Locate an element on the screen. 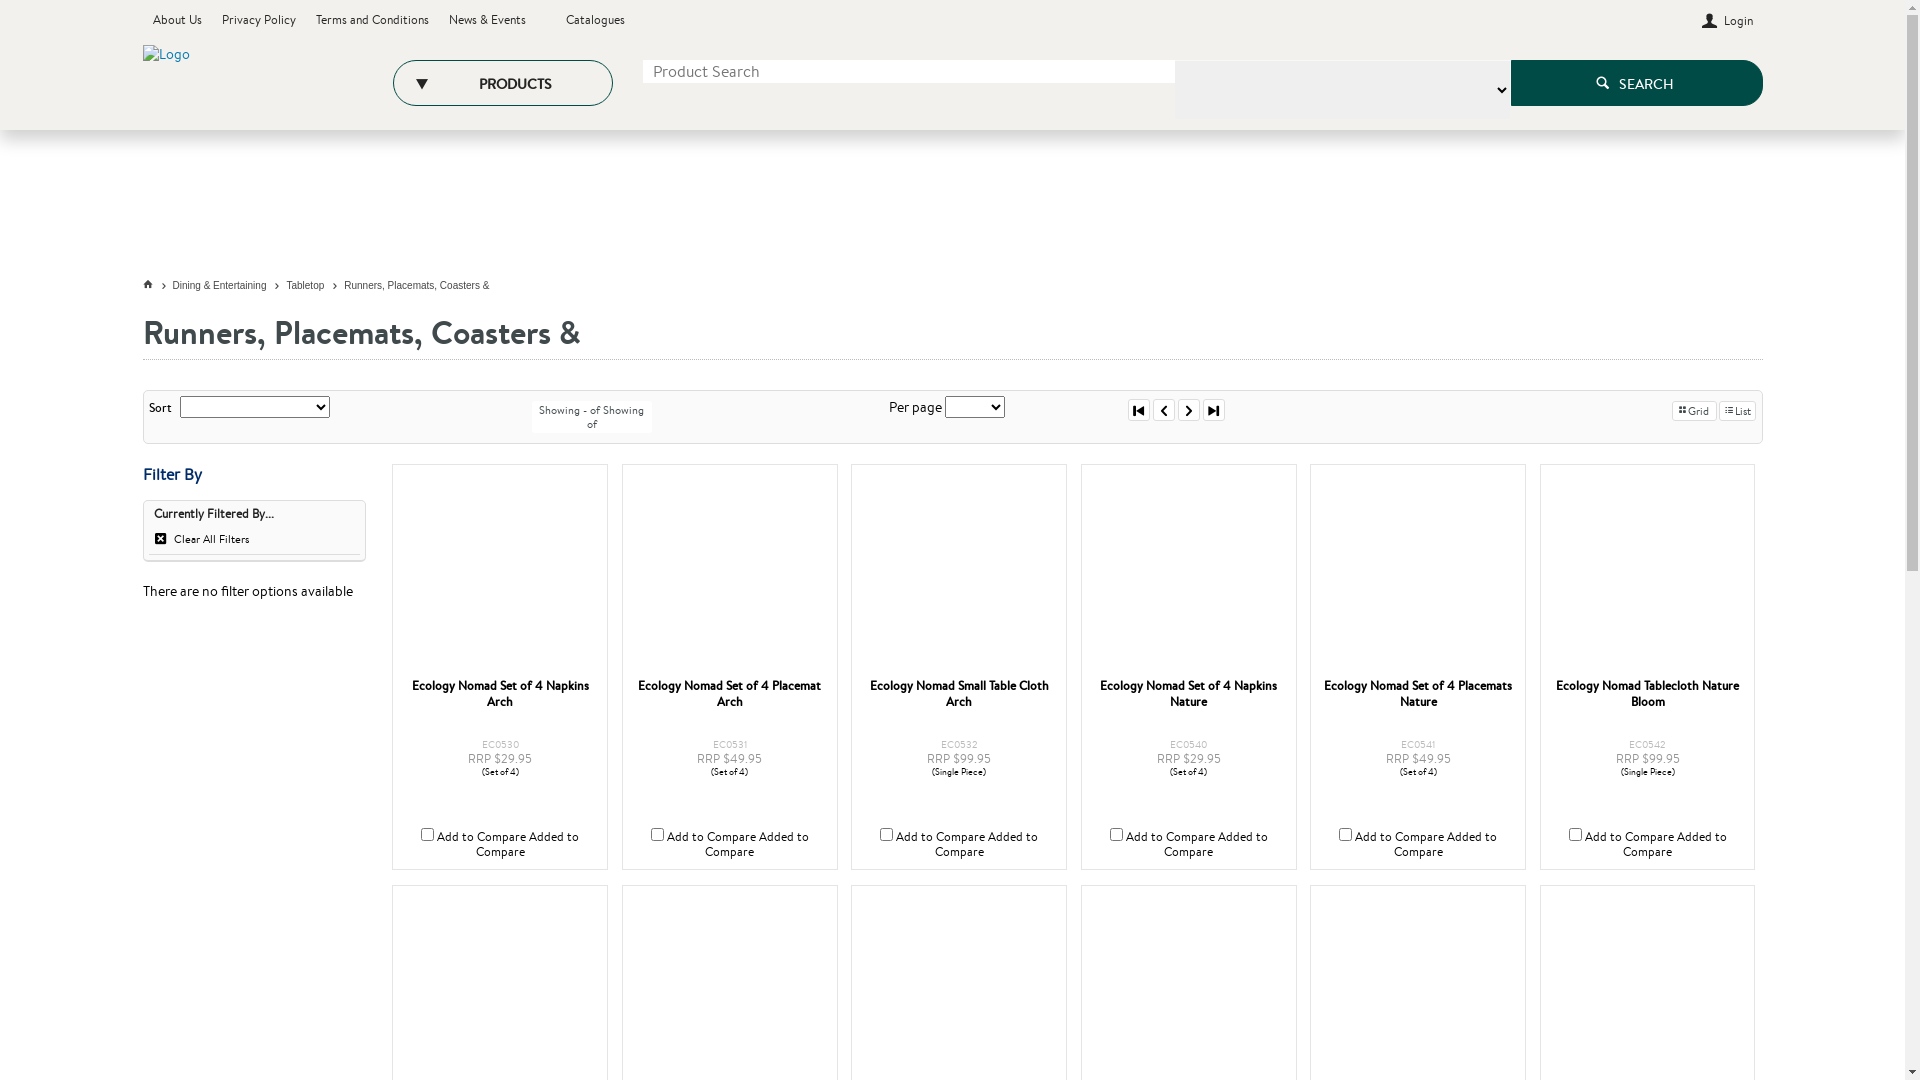 This screenshot has width=1920, height=1080. 'Ecology Nomad Set of 4 Placemat Arch' is located at coordinates (728, 693).